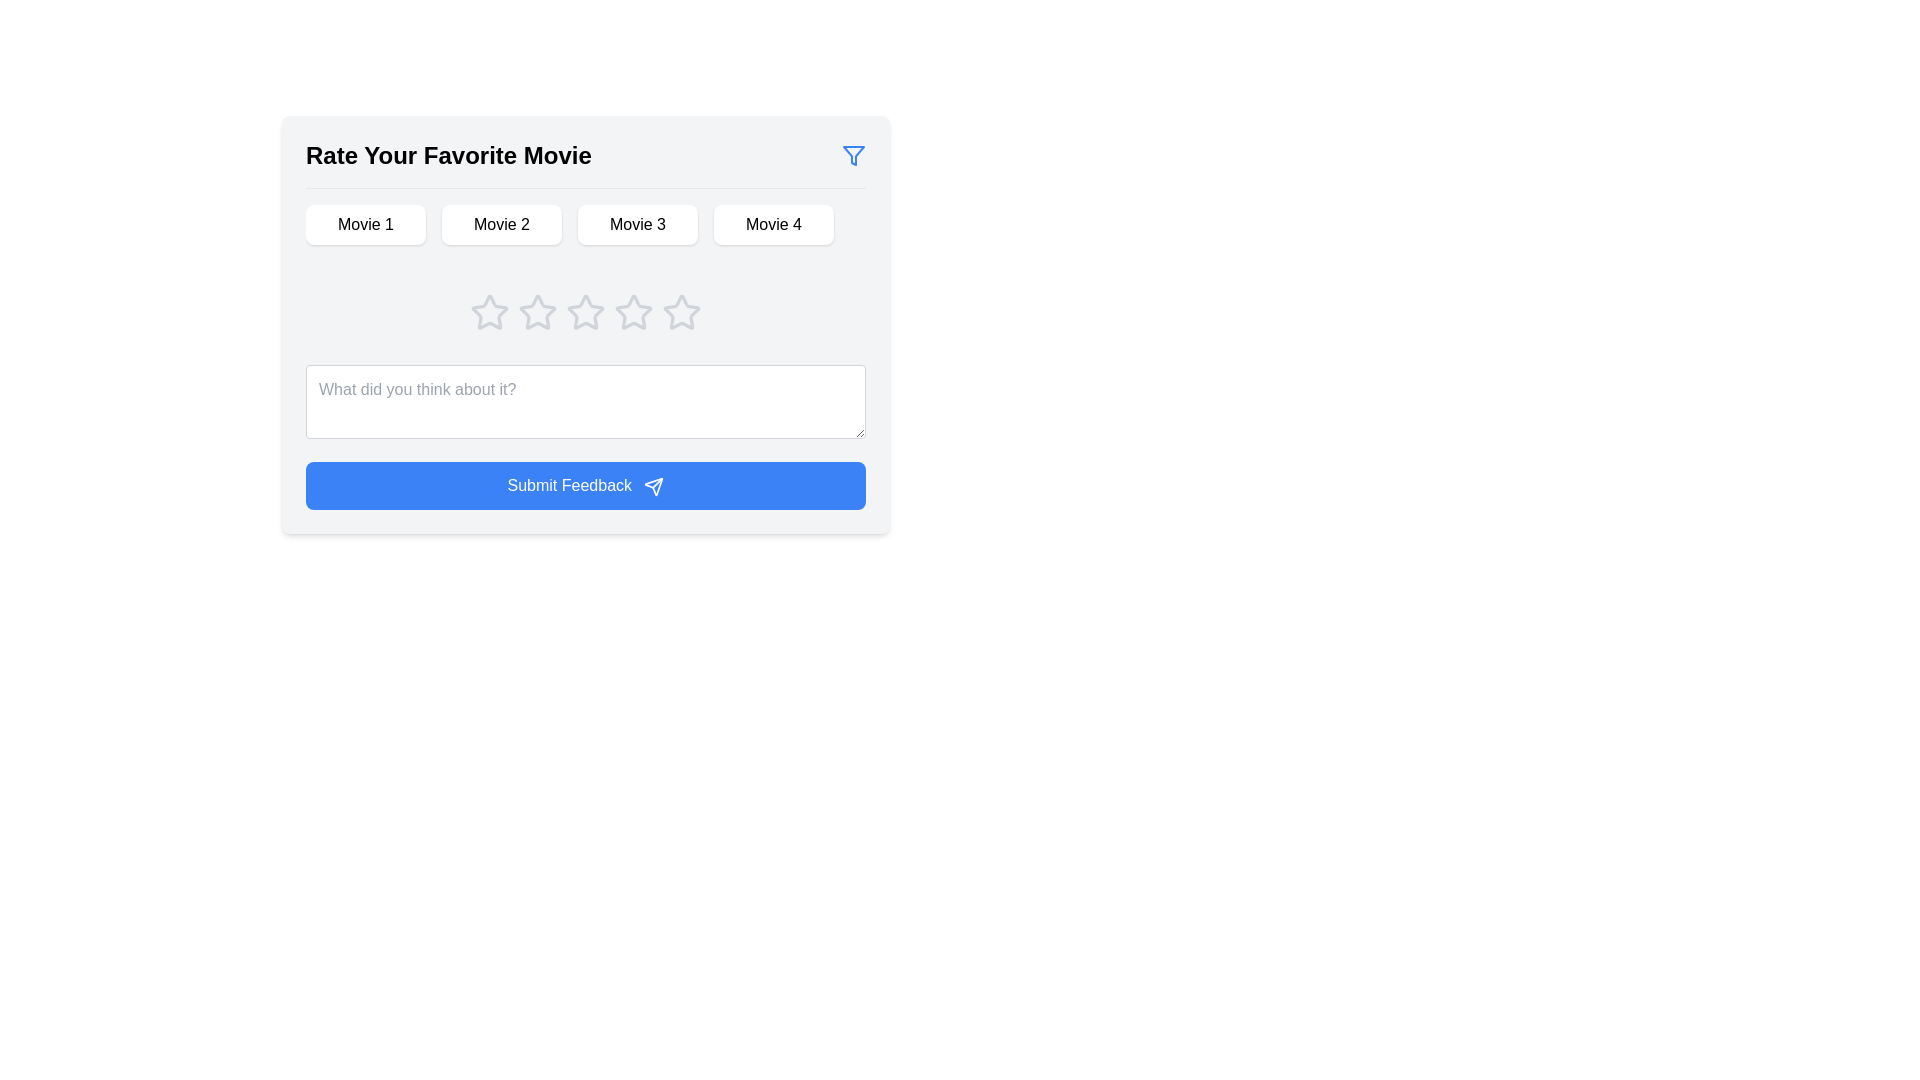 The image size is (1920, 1080). I want to click on the first star icon in the horizontal row of star rating icons, so click(537, 312).